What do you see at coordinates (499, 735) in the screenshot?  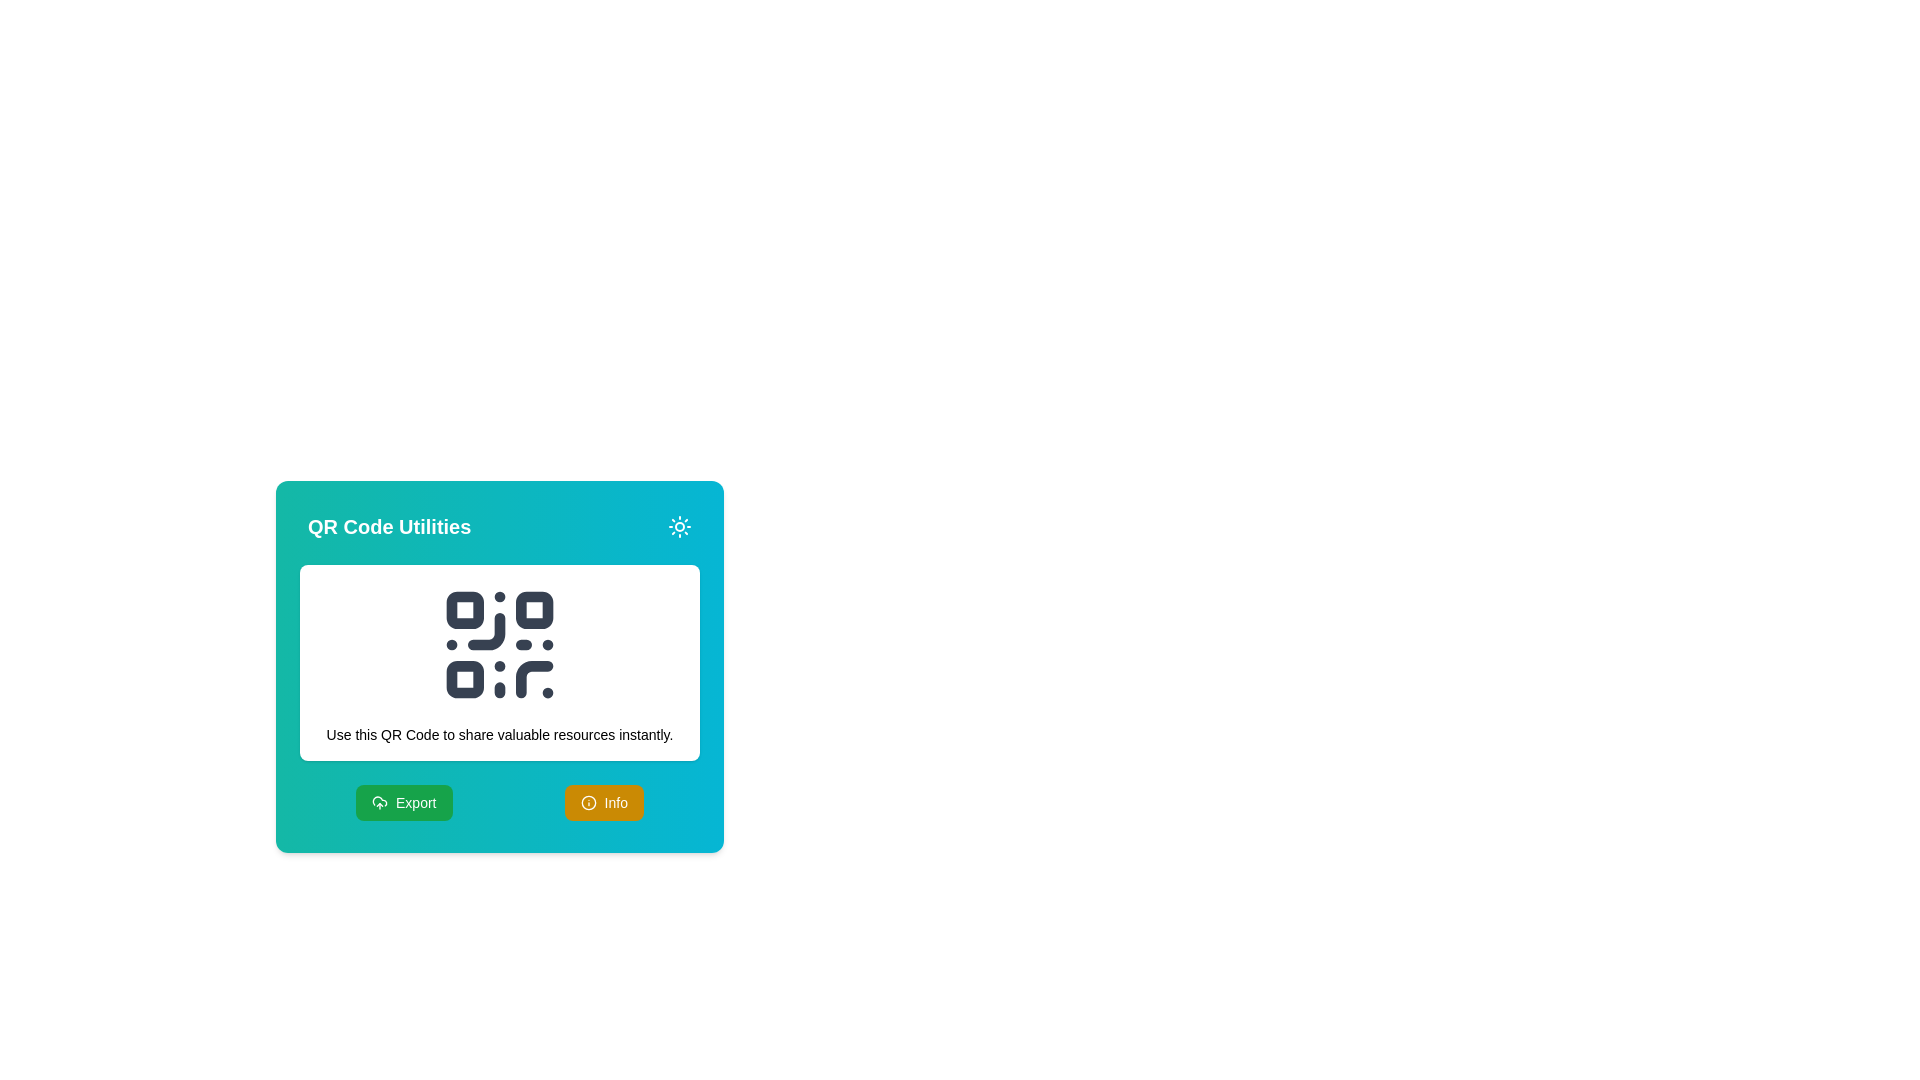 I see `the text label 'Use this QR Code to share valuable resources instantly.' located at the bottom of the card interface` at bounding box center [499, 735].